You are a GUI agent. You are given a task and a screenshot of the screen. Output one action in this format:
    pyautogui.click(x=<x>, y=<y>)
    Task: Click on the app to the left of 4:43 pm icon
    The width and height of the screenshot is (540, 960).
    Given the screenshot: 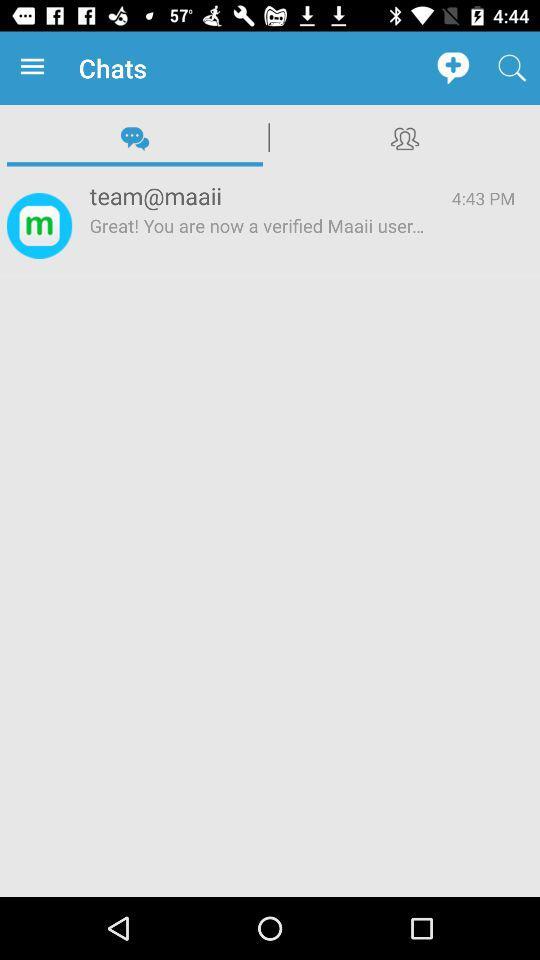 What is the action you would take?
    pyautogui.click(x=258, y=244)
    